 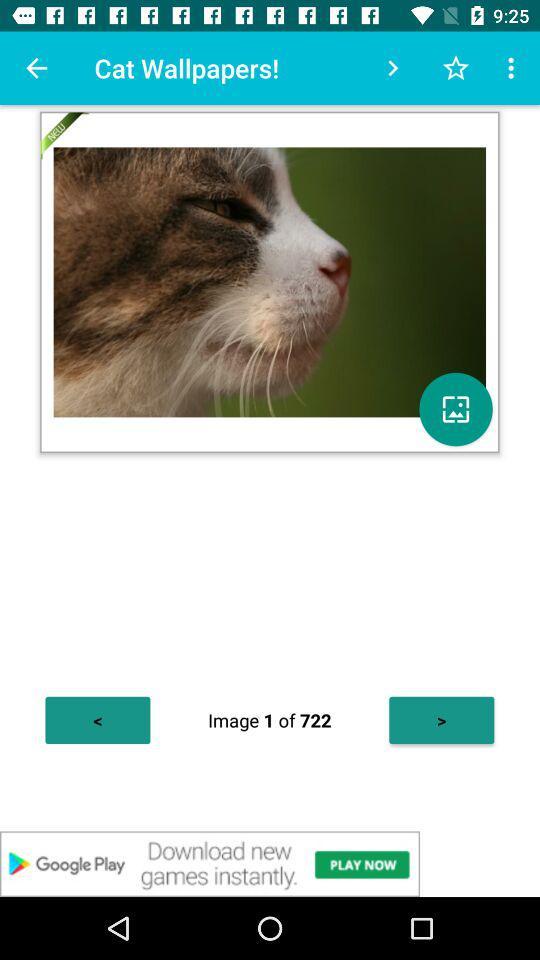 I want to click on click advertisement, so click(x=270, y=863).